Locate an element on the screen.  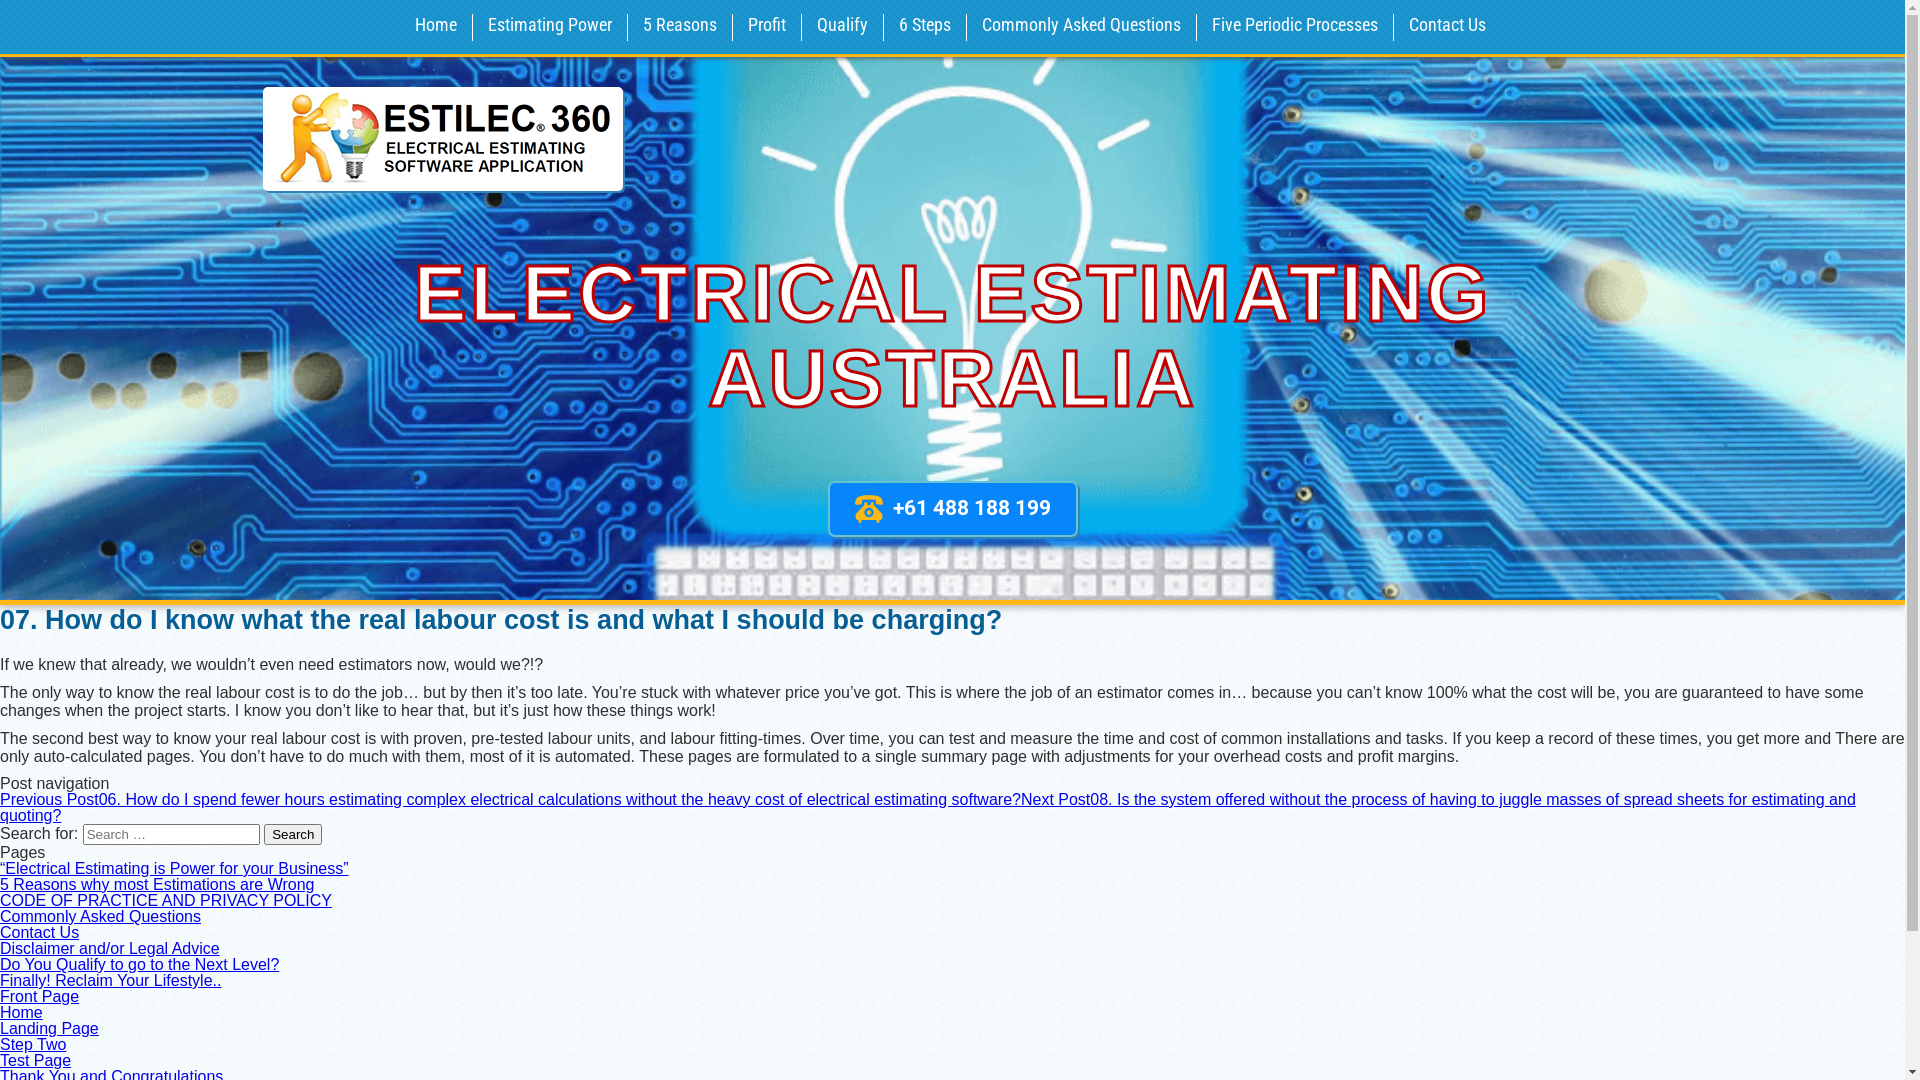
'5 Reasons why most Estimations are Wrong' is located at coordinates (156, 883).